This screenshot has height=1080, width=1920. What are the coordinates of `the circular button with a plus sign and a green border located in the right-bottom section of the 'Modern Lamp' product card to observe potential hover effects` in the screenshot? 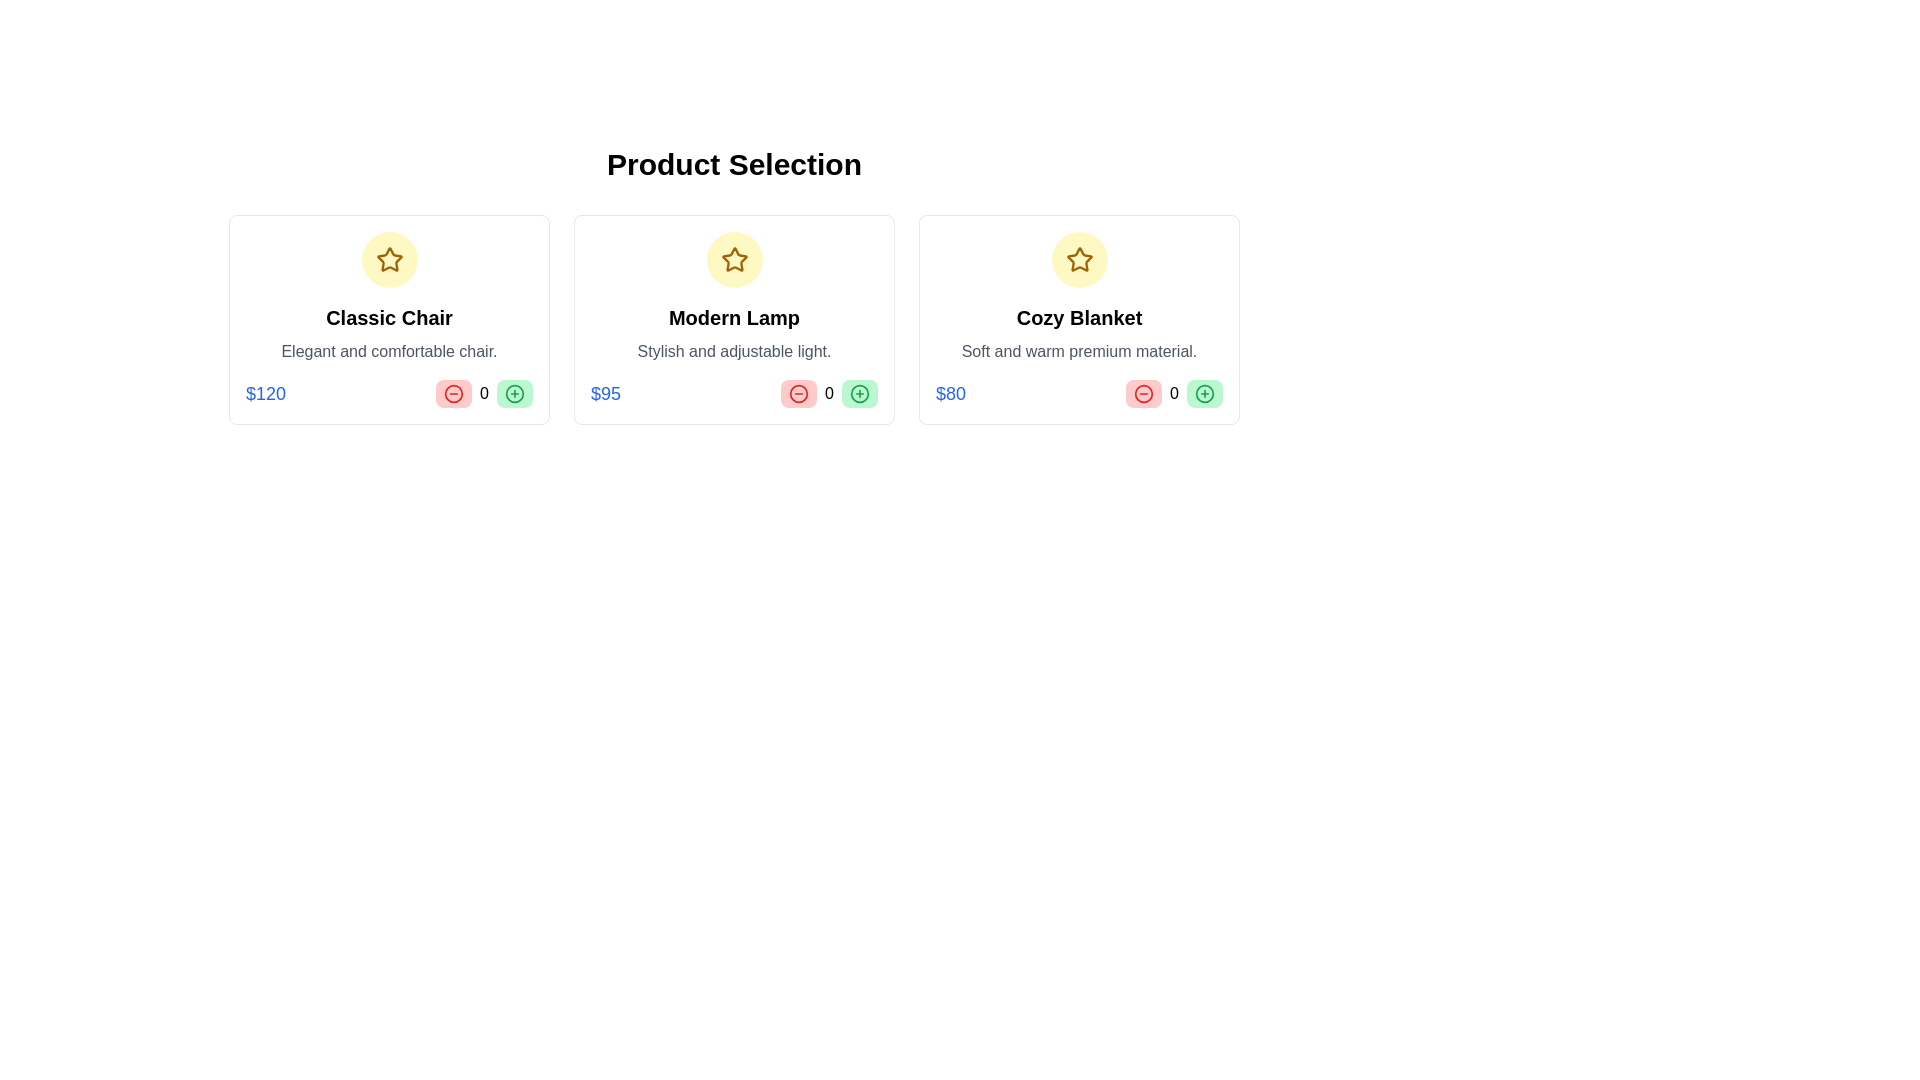 It's located at (859, 393).